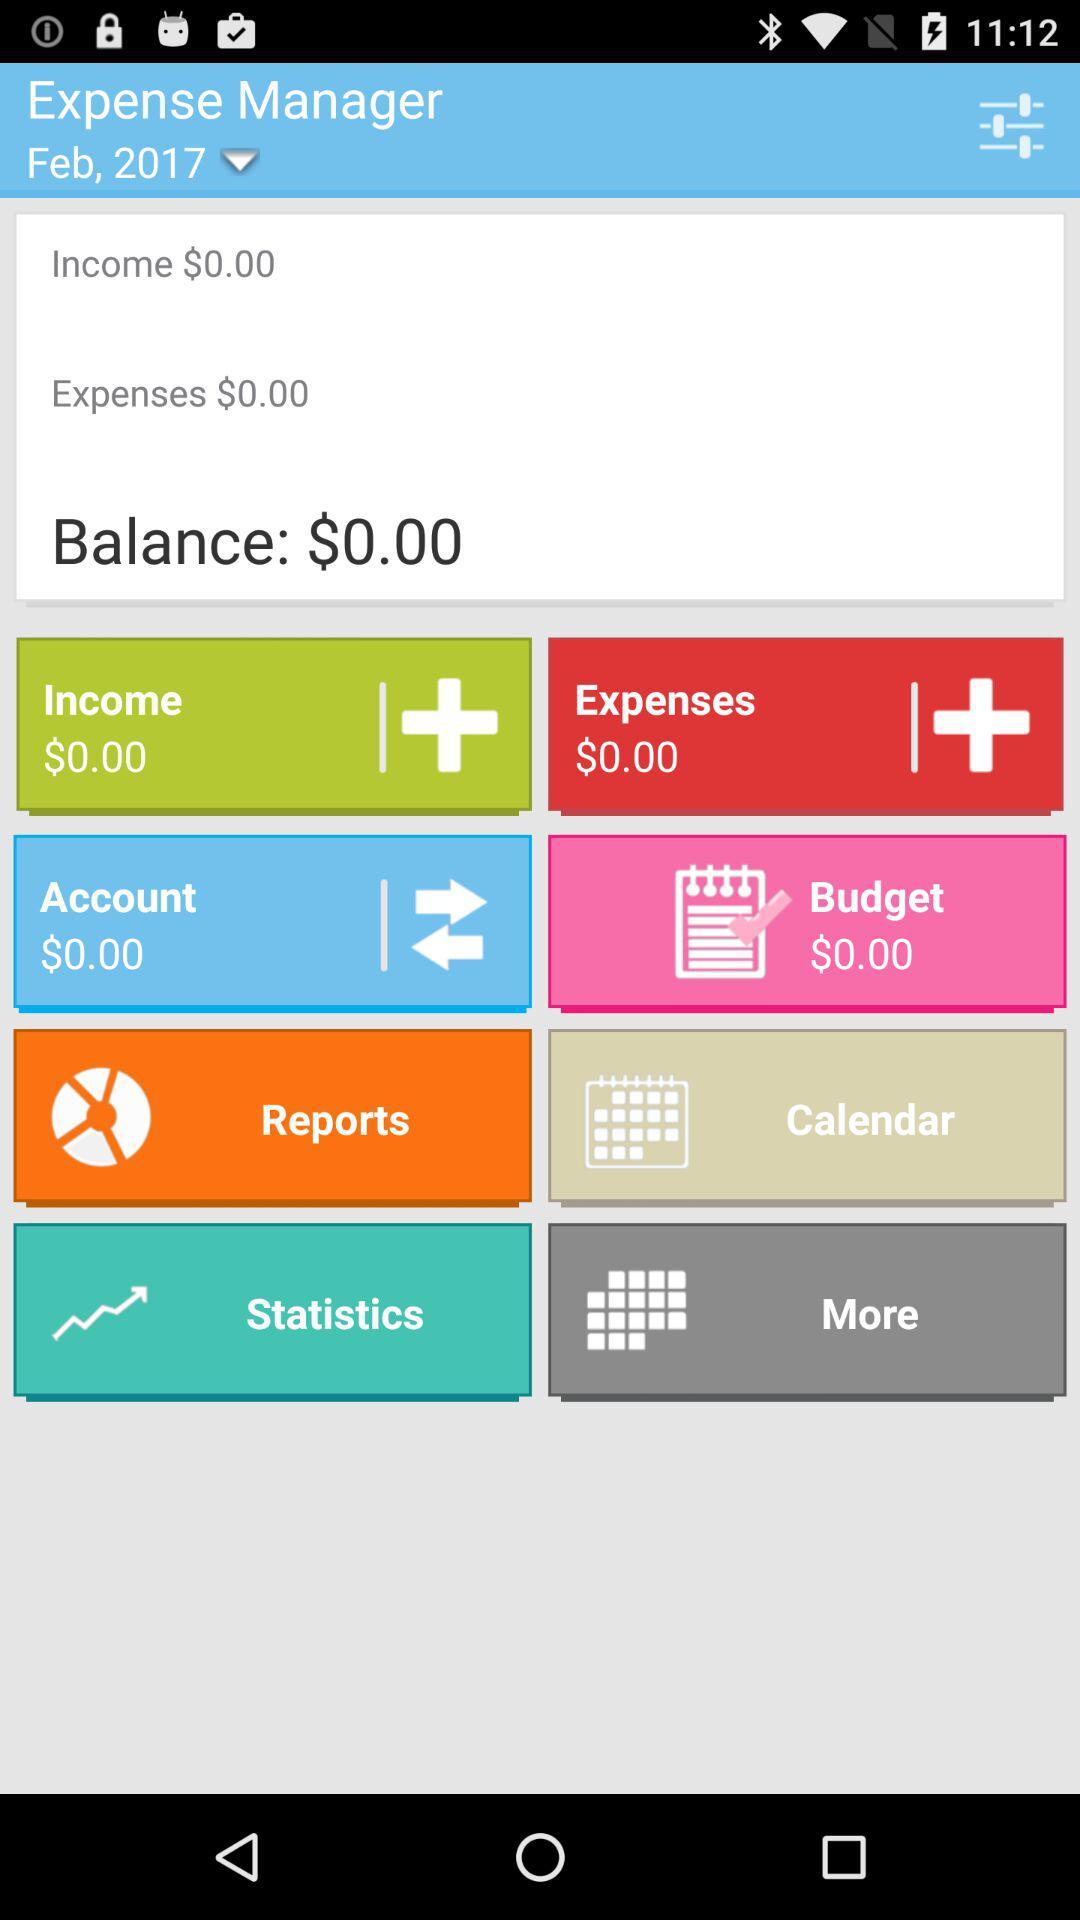  I want to click on the icon next to the expense manager, so click(1011, 124).